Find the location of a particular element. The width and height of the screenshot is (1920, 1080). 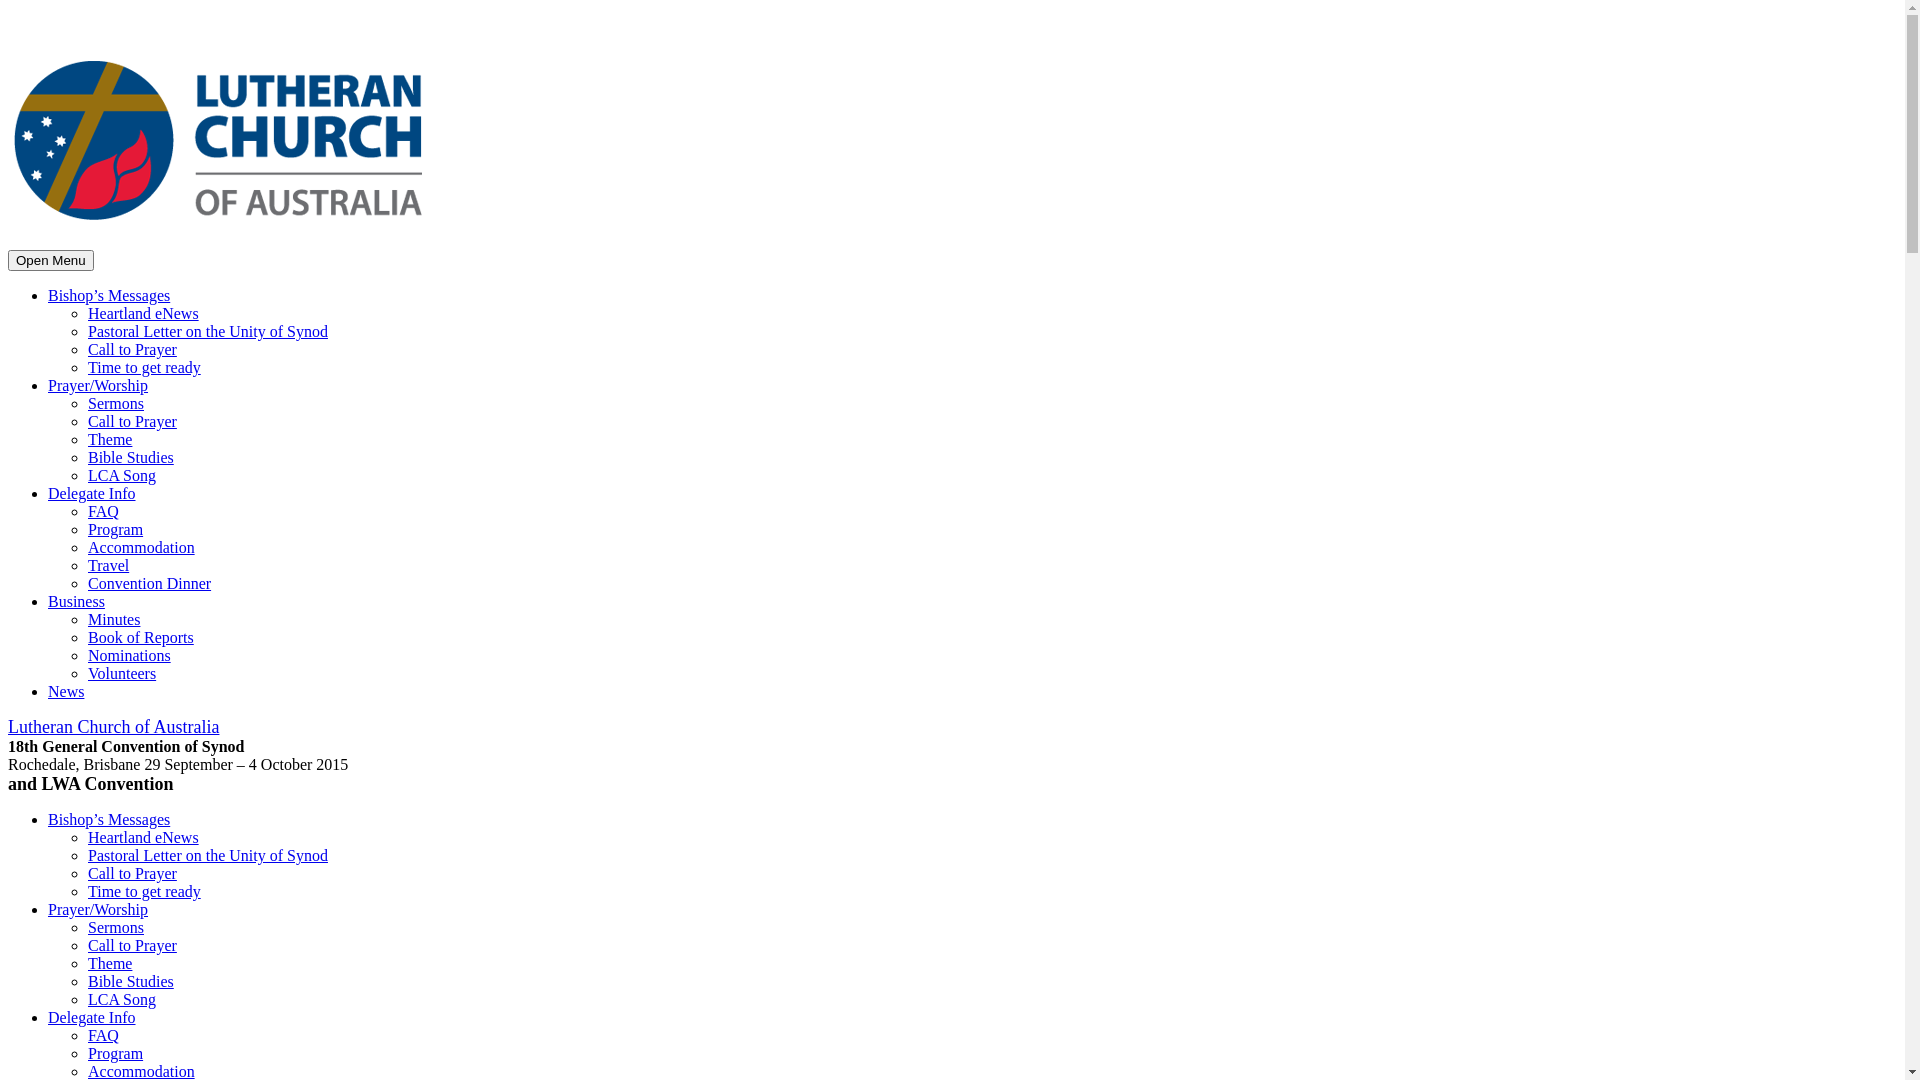

'Prayer/Worship' is located at coordinates (96, 385).